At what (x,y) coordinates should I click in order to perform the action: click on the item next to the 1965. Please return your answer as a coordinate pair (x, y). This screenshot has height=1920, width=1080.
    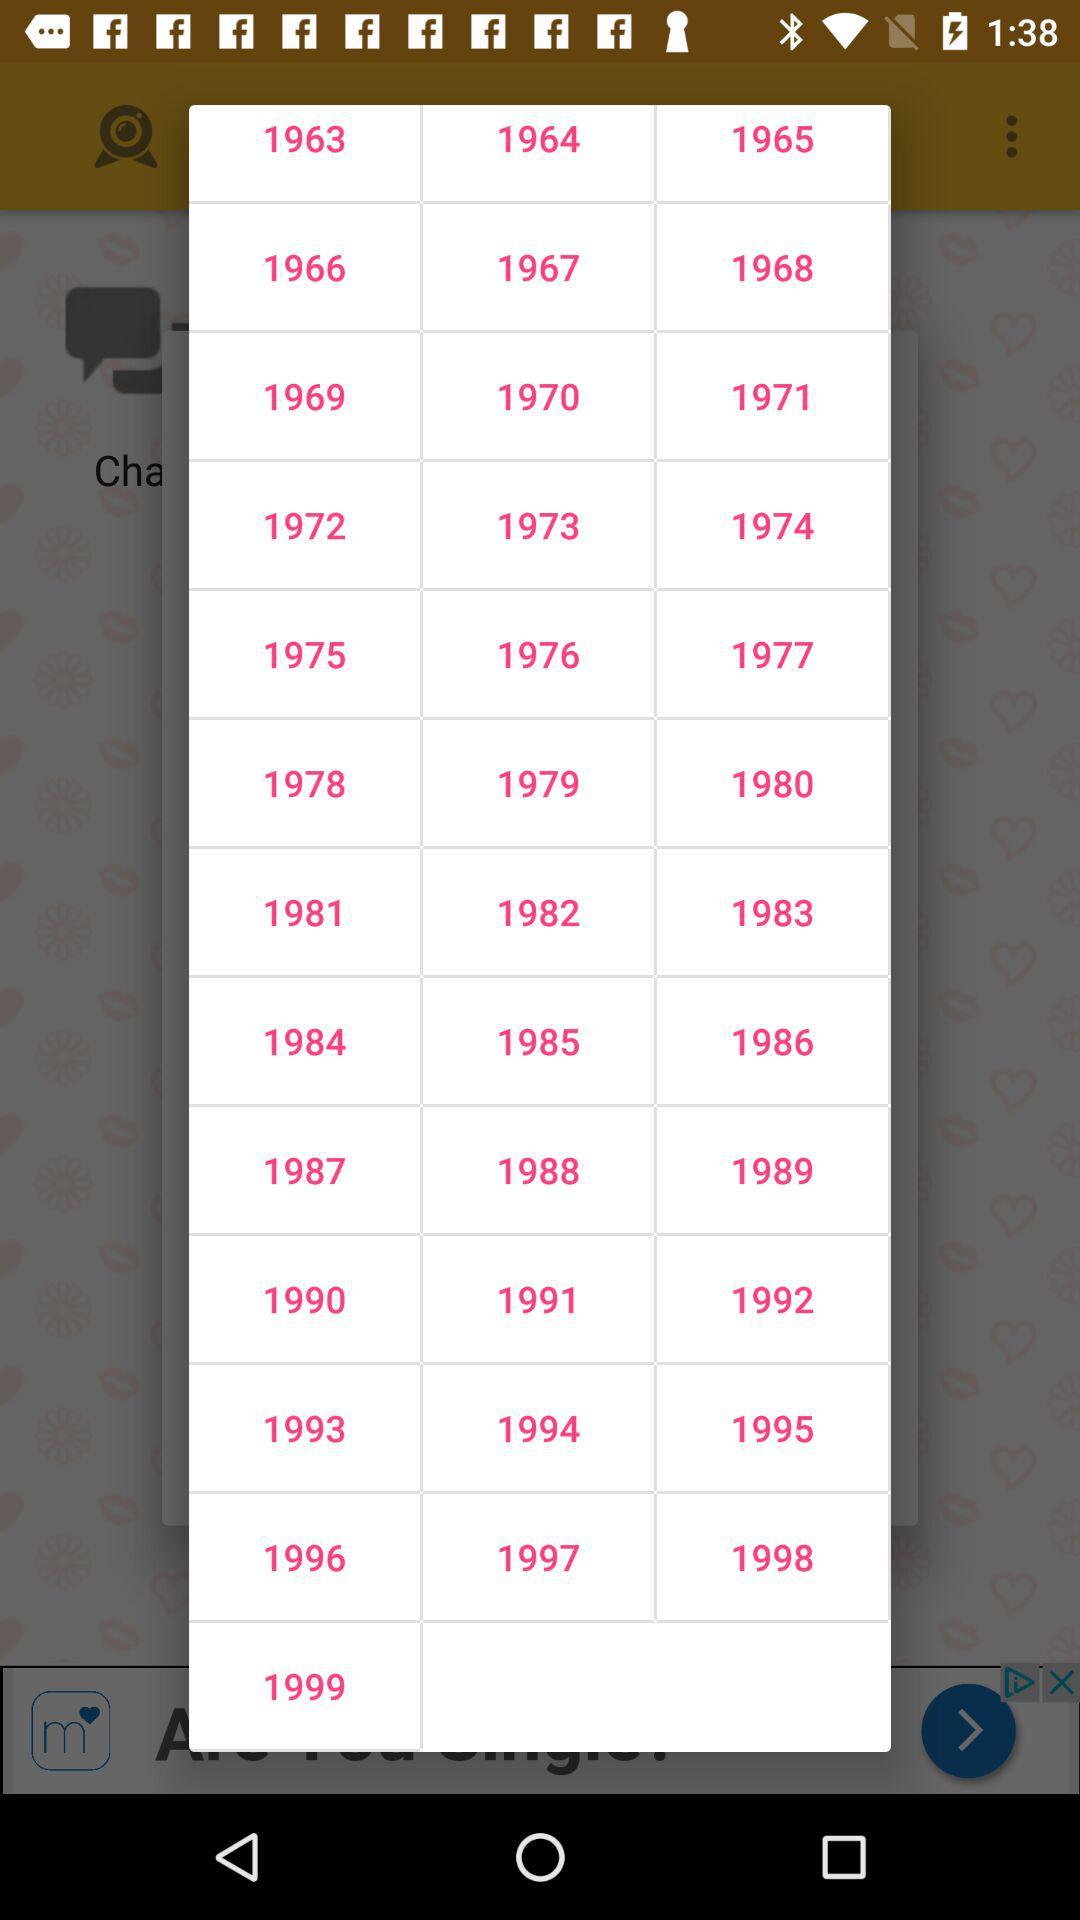
    Looking at the image, I should click on (537, 266).